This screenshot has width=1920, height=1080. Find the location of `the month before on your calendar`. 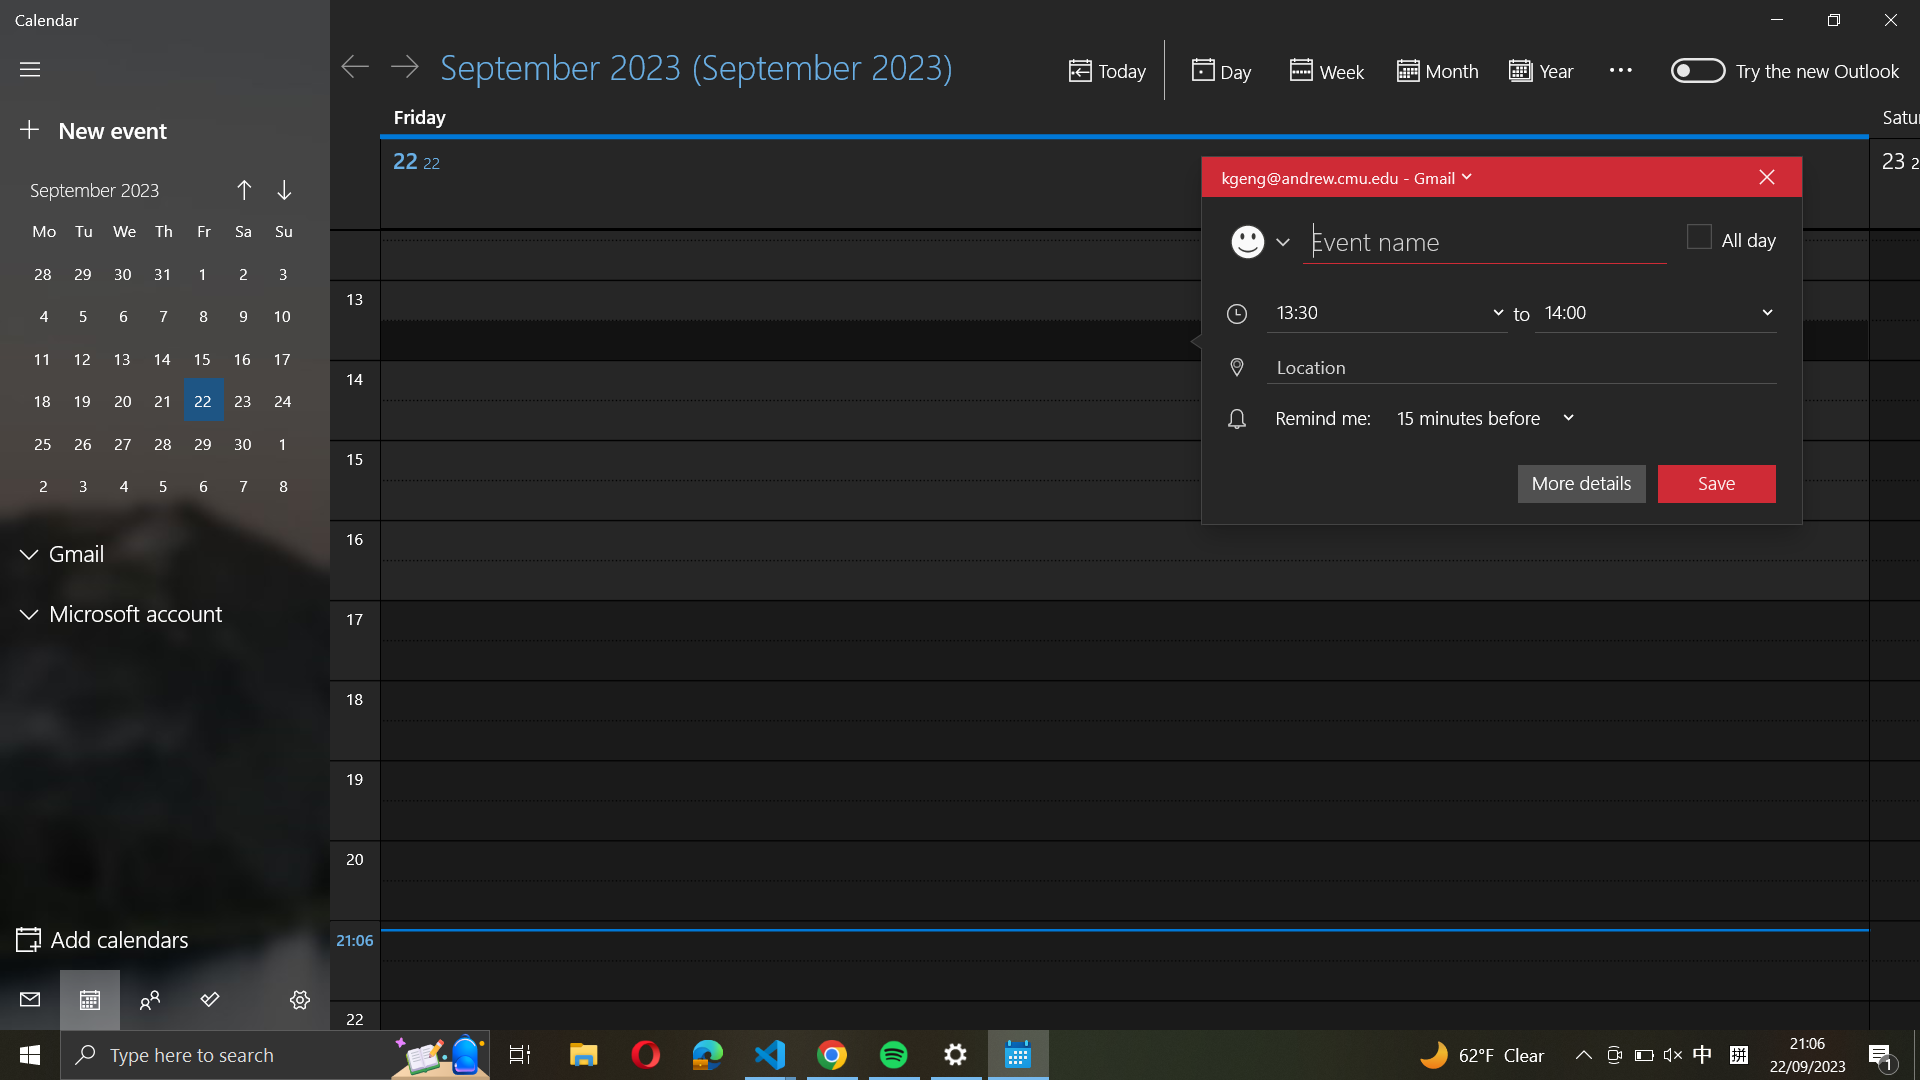

the month before on your calendar is located at coordinates (243, 192).